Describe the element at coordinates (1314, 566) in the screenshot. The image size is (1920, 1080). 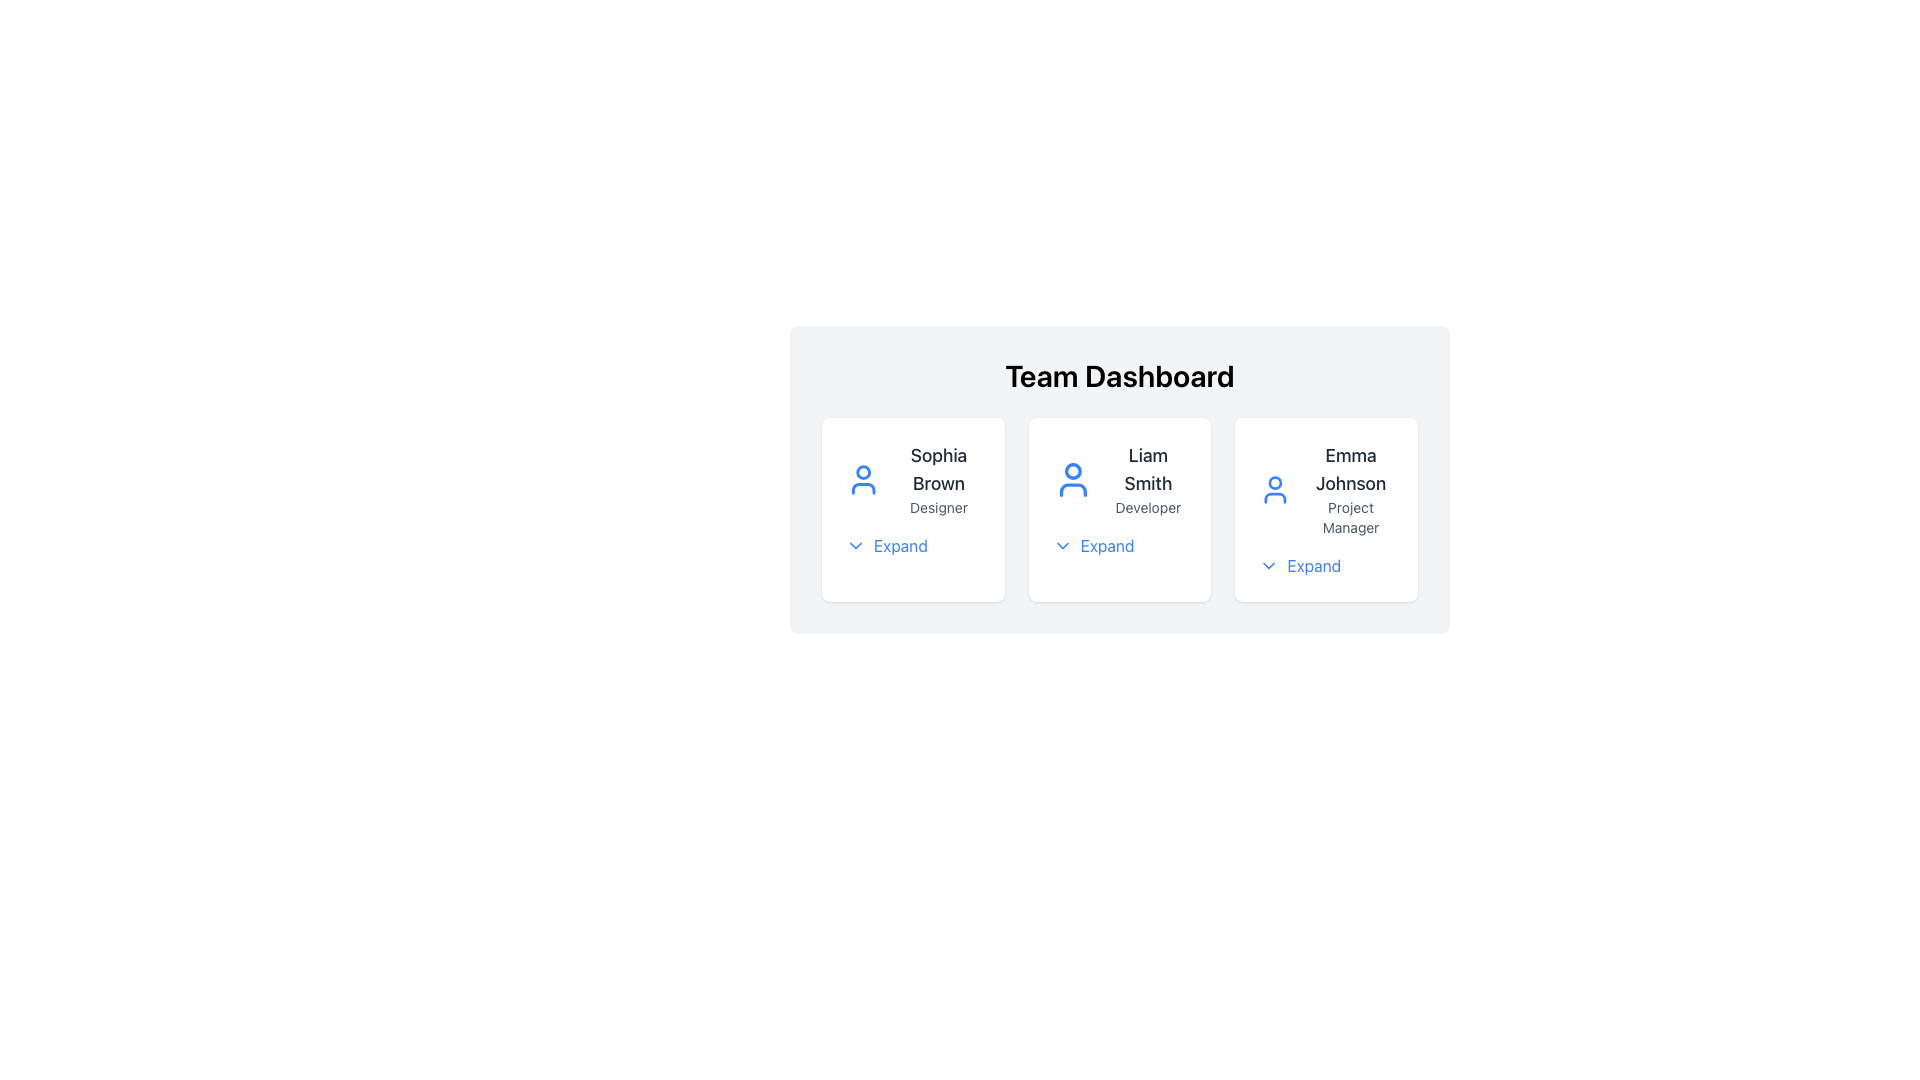
I see `the text label that allows users to expand or reveal additional details related to 'Emma Johnson's profile, labeled 'Project Manager', for accessibility support` at that location.